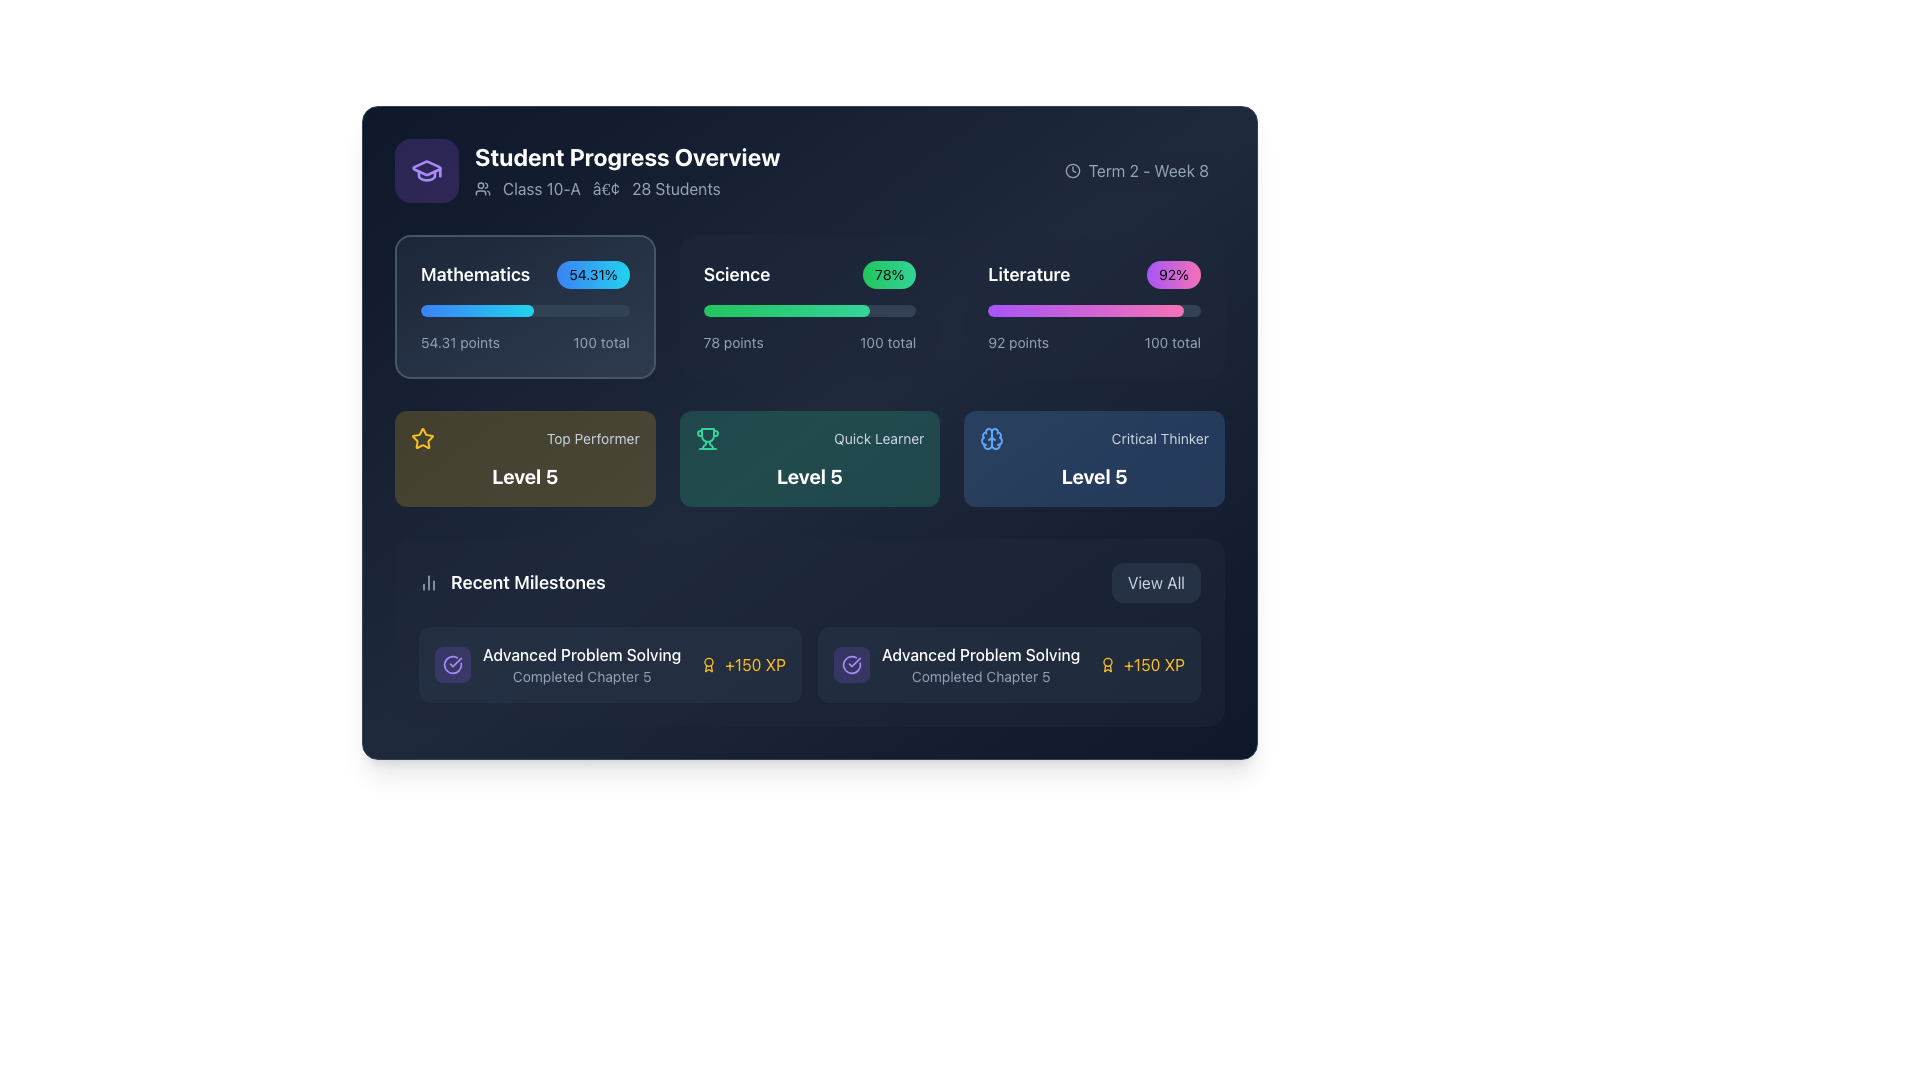  I want to click on the 'Advanced Problem Solving' text label in the 'Recent Milestones' section, which provides information about a completed milestone, so click(981, 655).